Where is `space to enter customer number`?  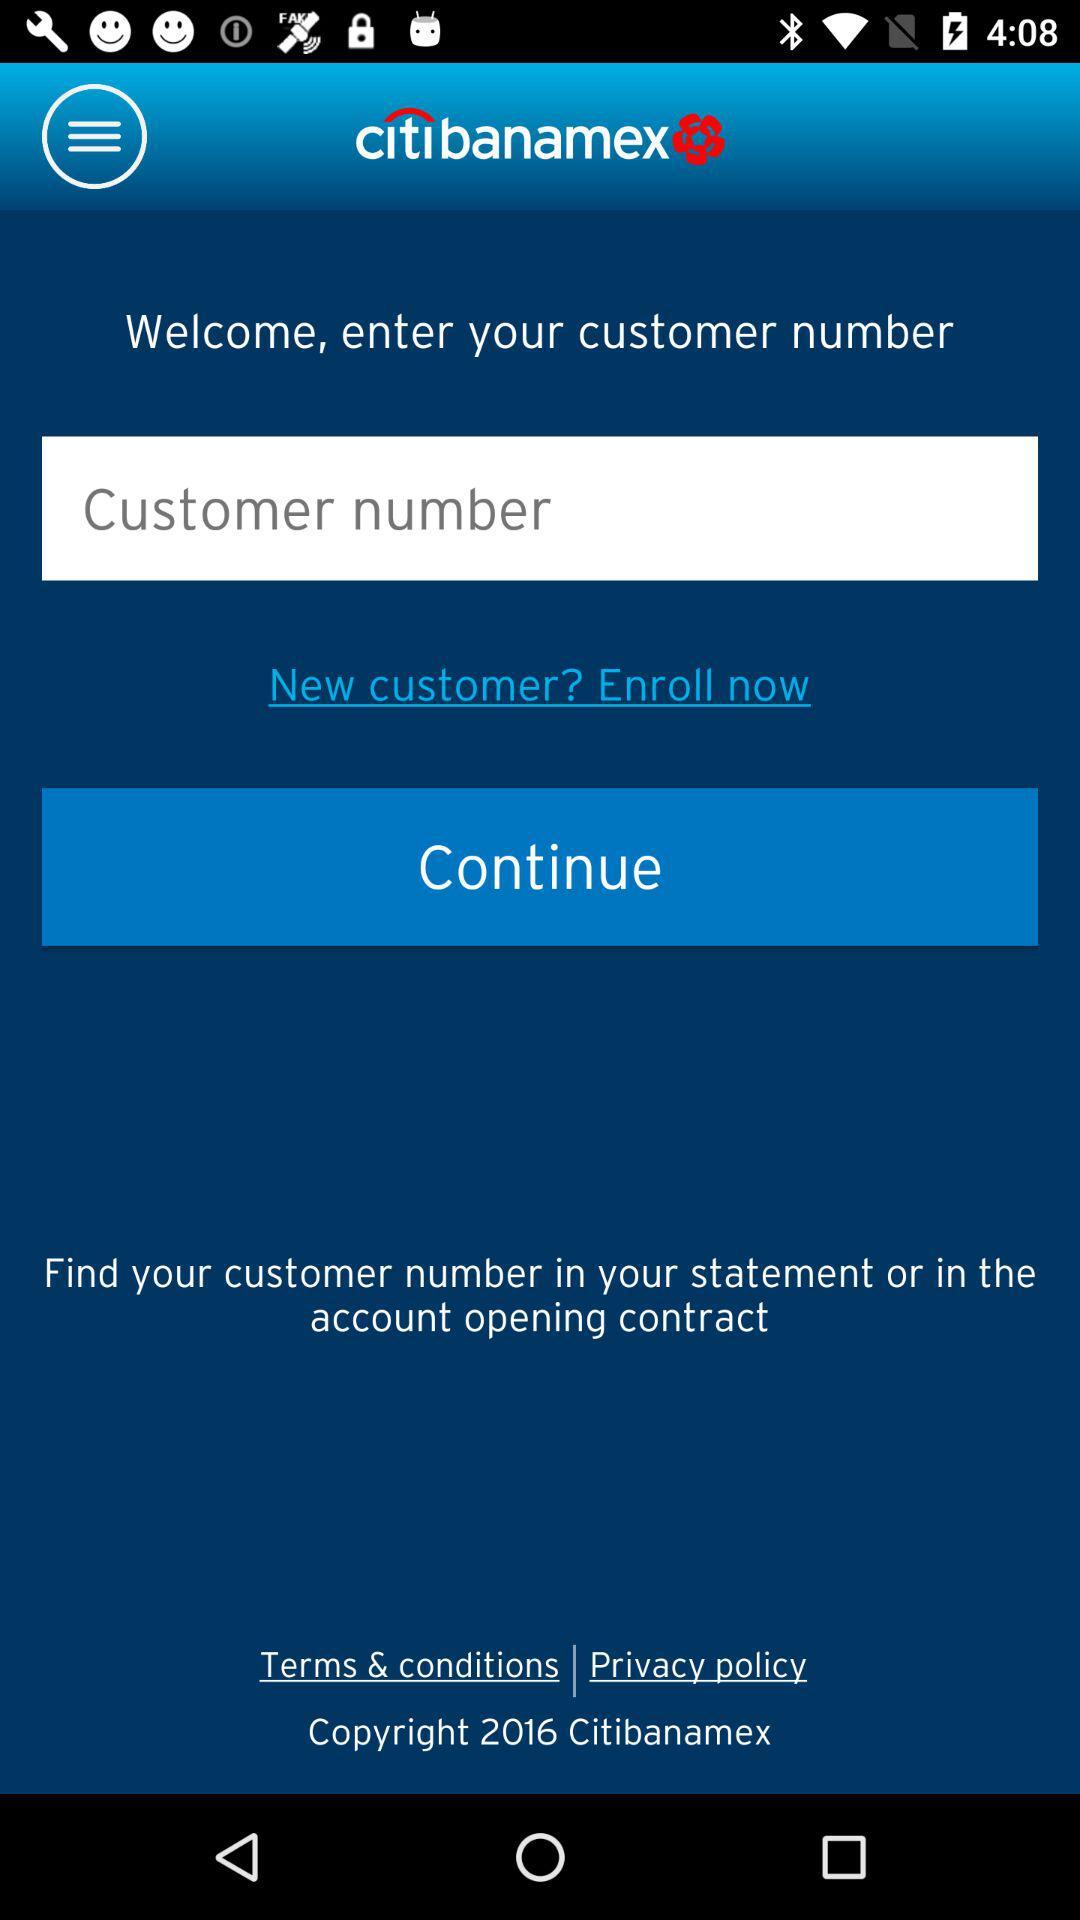 space to enter customer number is located at coordinates (540, 508).